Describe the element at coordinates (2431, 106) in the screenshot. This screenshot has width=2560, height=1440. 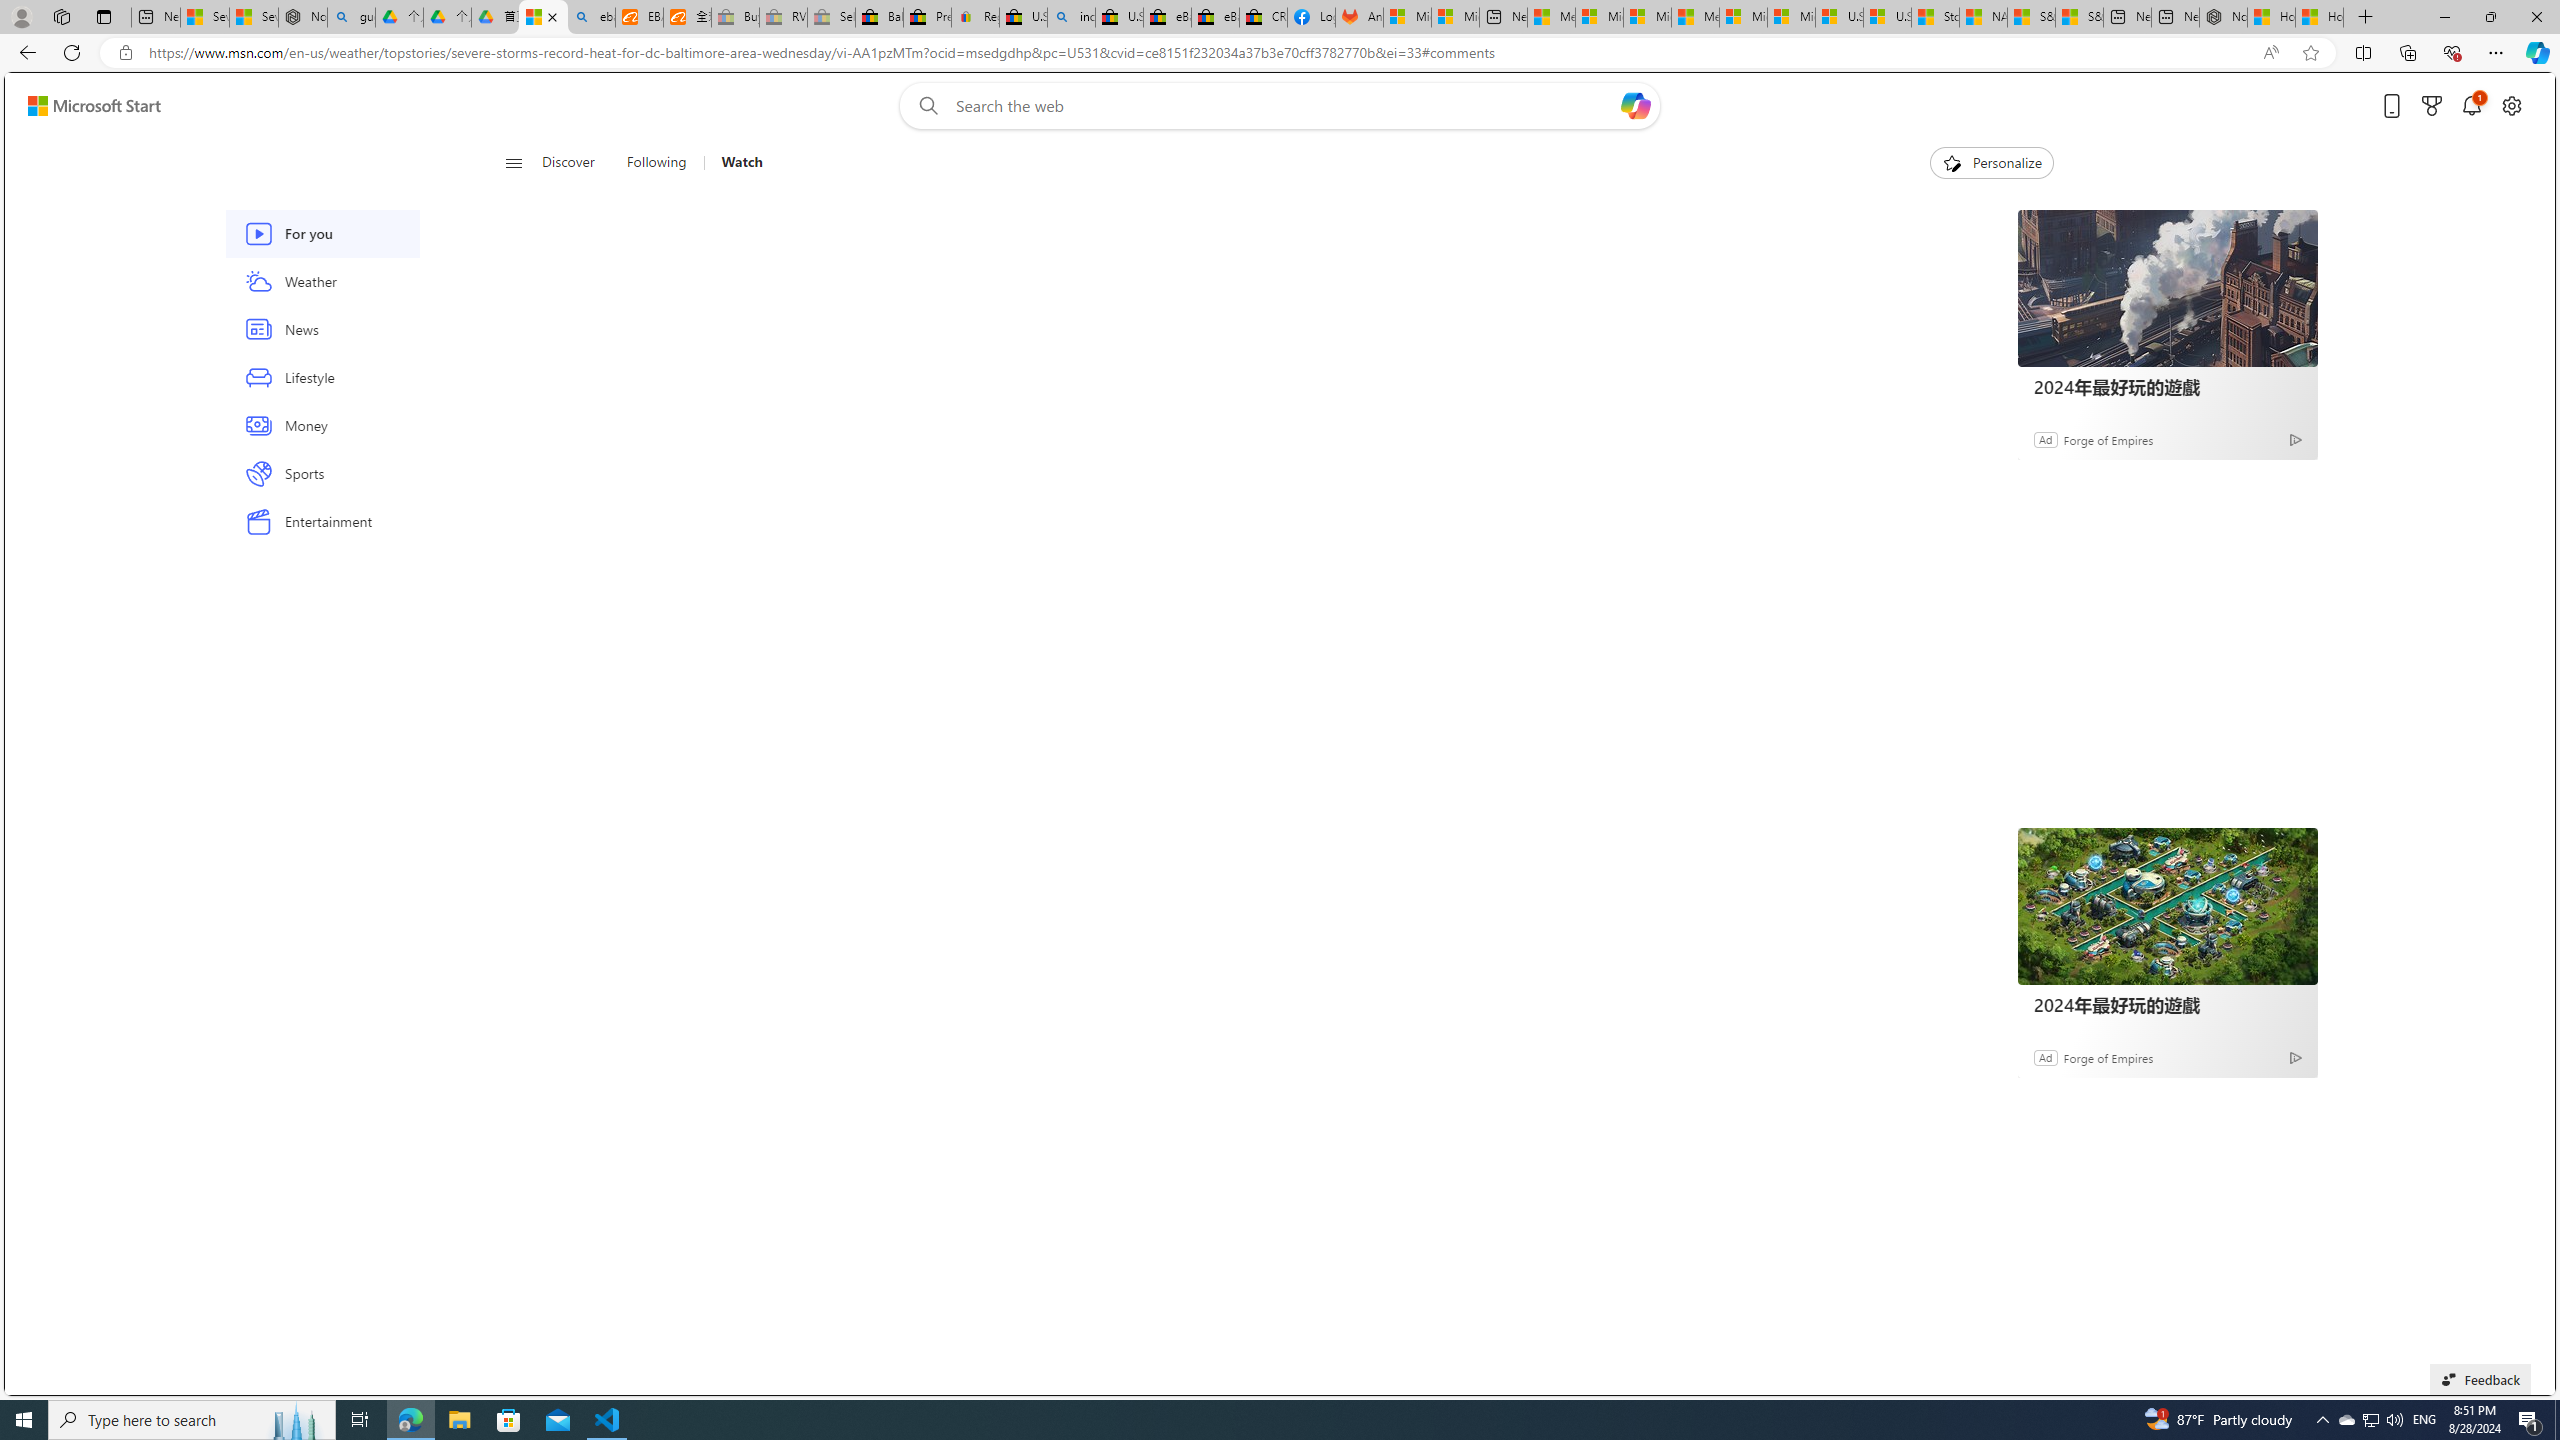
I see `'Microsoft rewards'` at that location.